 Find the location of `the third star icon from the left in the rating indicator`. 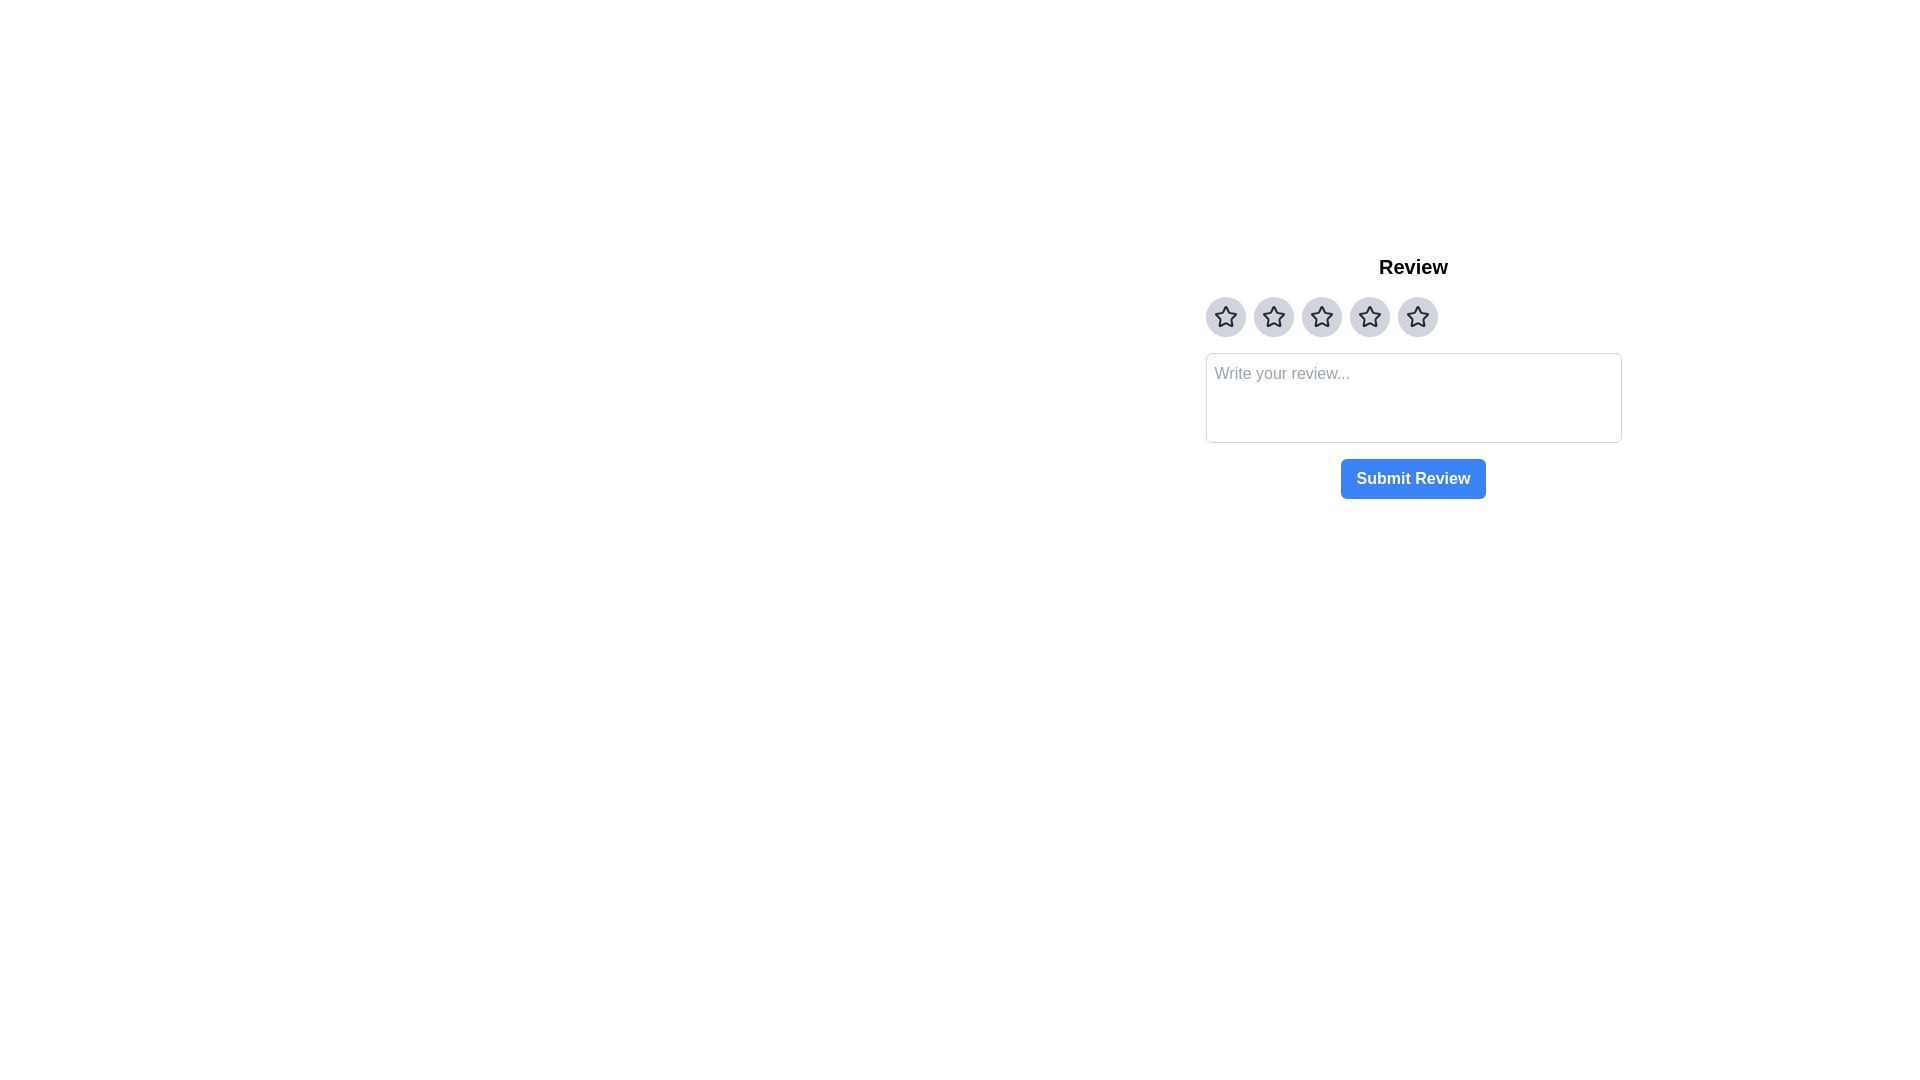

the third star icon from the left in the rating indicator is located at coordinates (1321, 315).